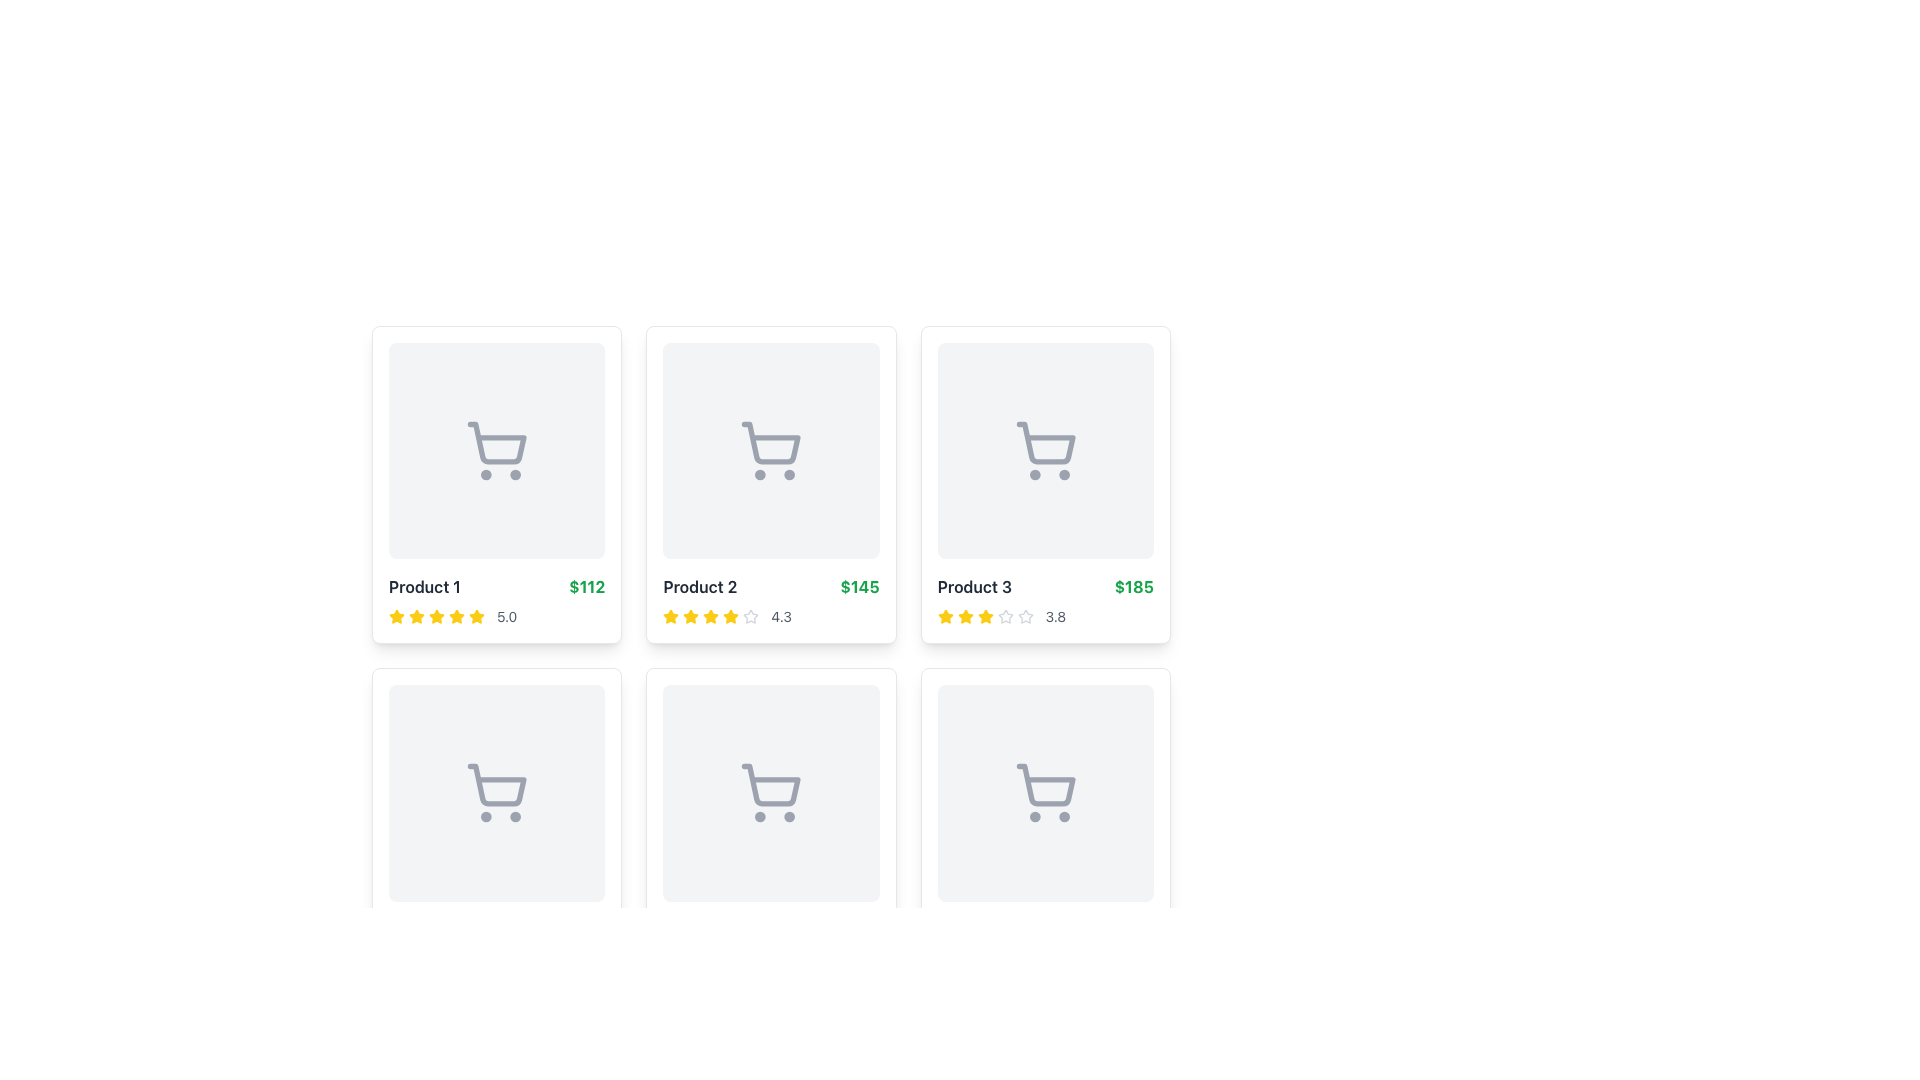  What do you see at coordinates (700, 586) in the screenshot?
I see `the 'Product 2' text label, which is displayed in bold dark gray above the price label '$145' in the second product card from the left` at bounding box center [700, 586].